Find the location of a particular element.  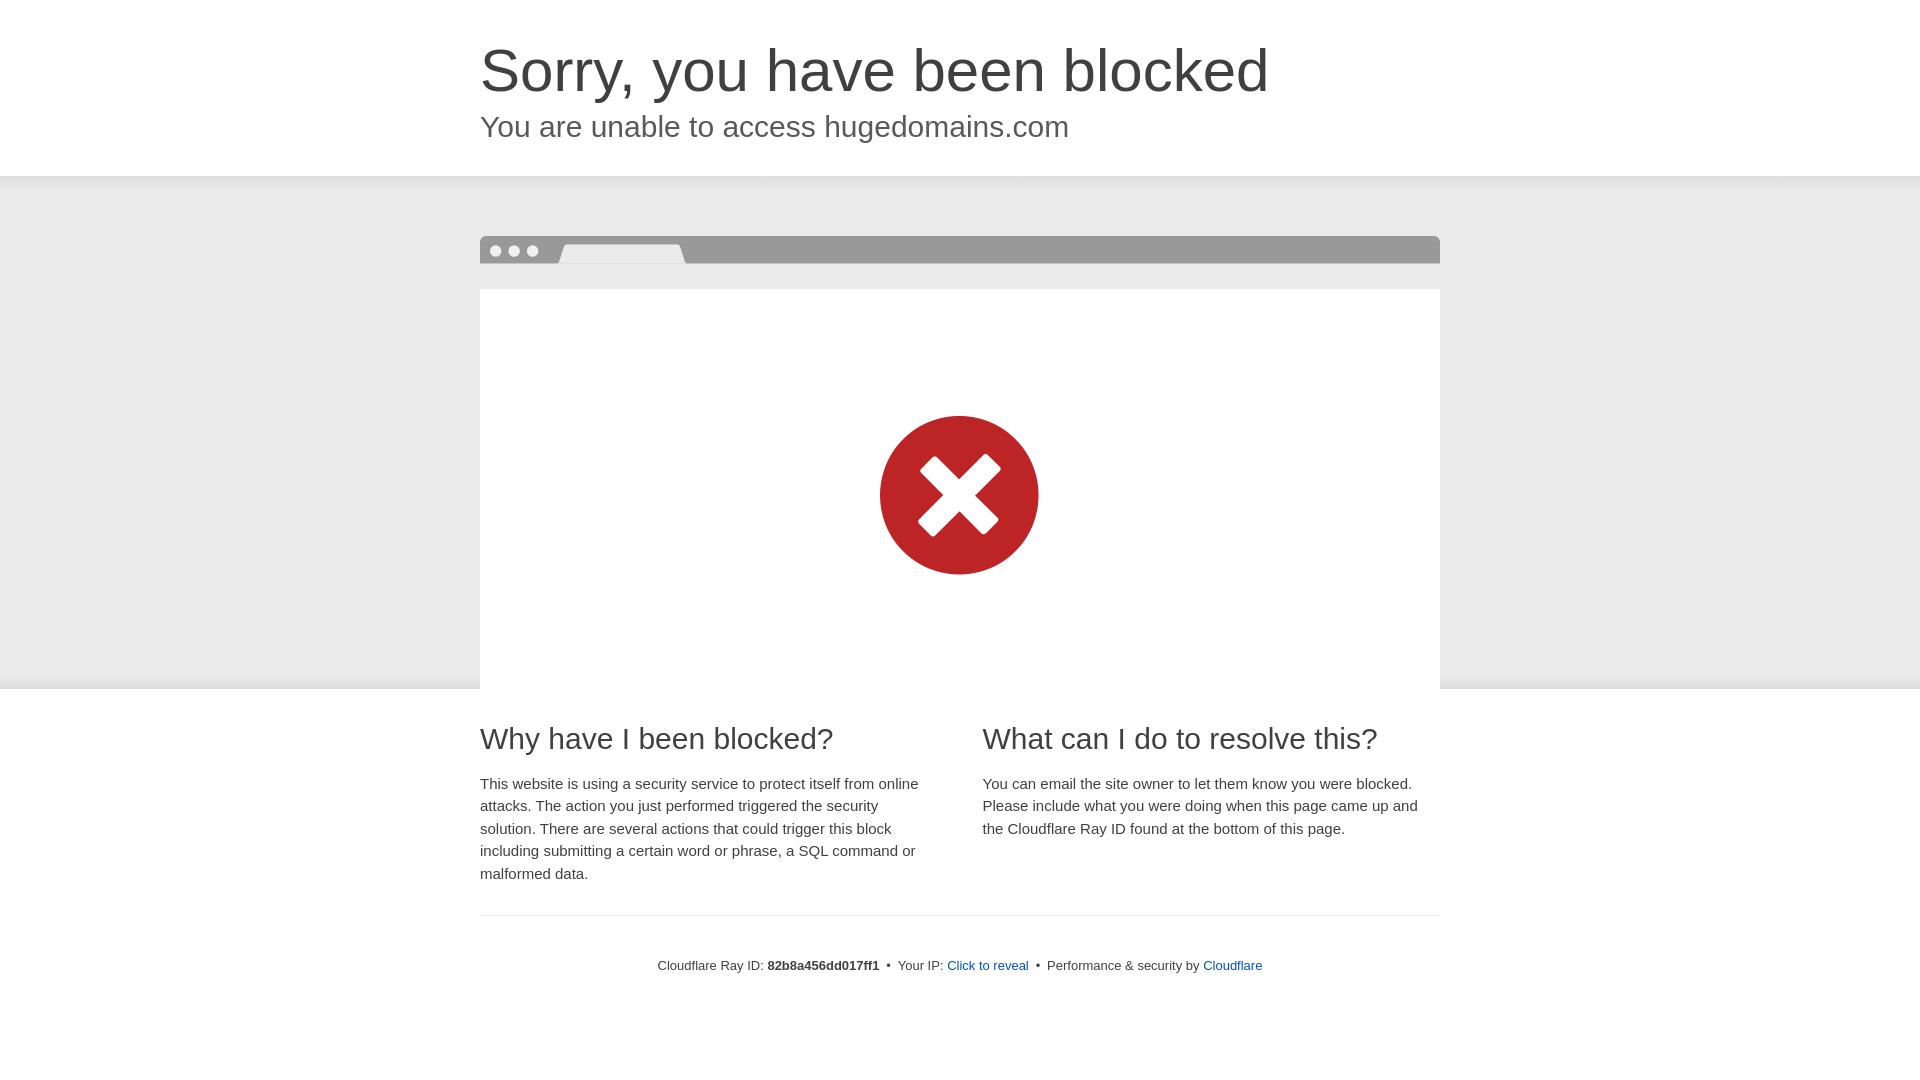

'Click to reveal' is located at coordinates (988, 964).